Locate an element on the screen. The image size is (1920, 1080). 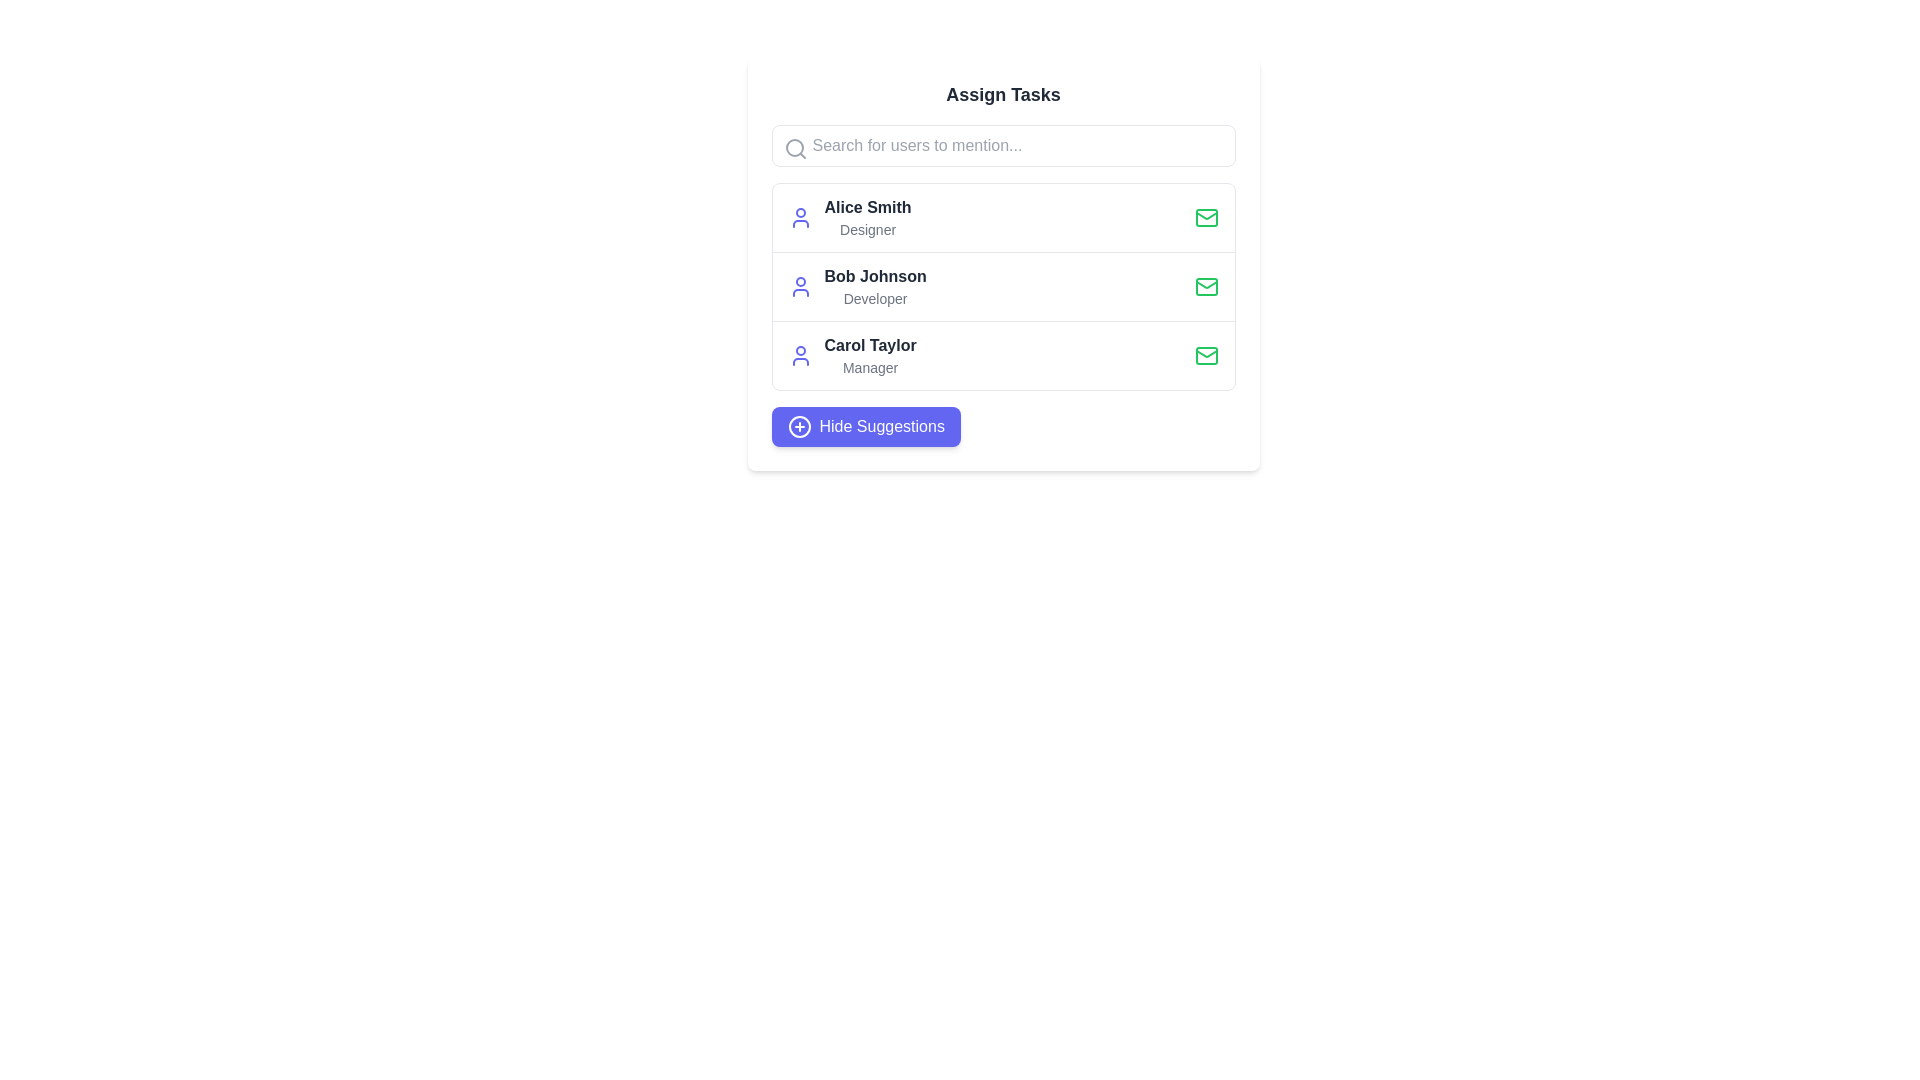
the prominent green envelope icon representing email or messaging, located to the right of Bob Johnson's user information in the 'Assign Tasks' section is located at coordinates (1205, 285).